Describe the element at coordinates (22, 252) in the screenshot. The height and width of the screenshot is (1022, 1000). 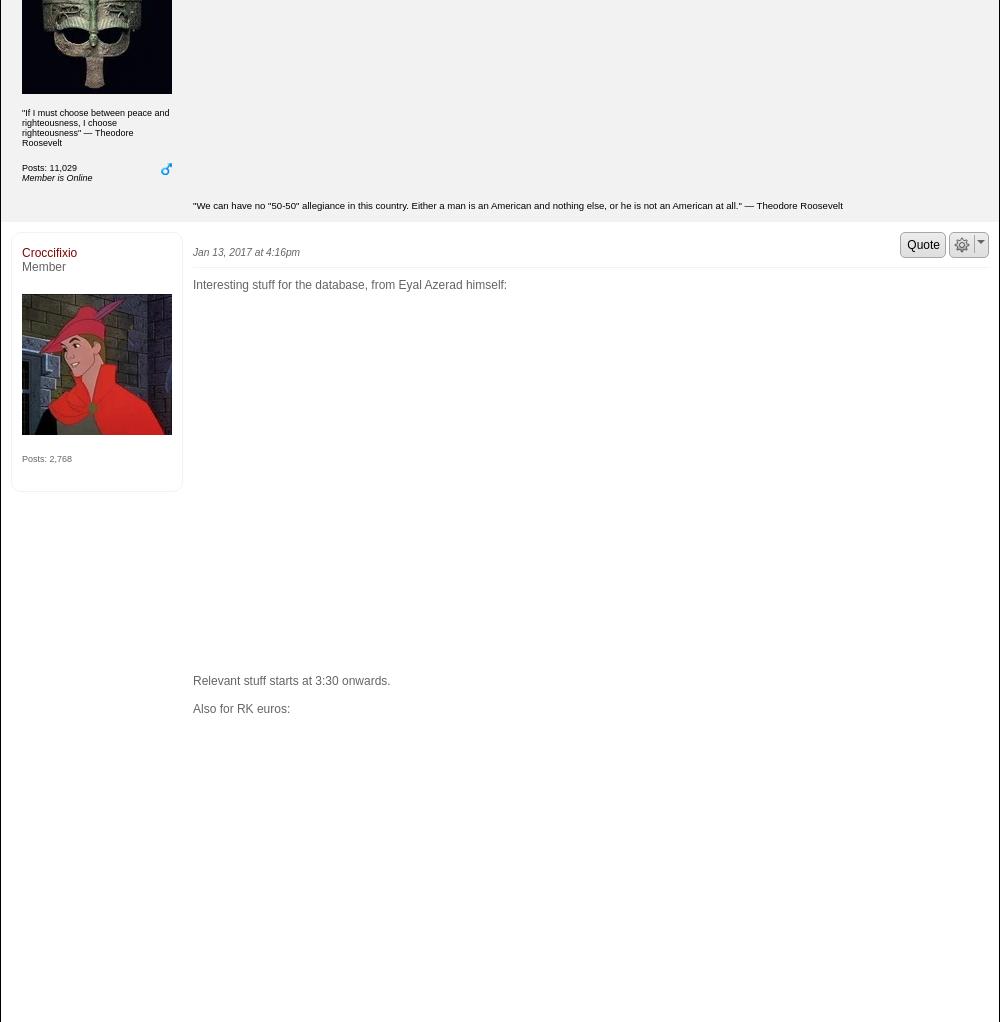
I see `'Croccifixio'` at that location.